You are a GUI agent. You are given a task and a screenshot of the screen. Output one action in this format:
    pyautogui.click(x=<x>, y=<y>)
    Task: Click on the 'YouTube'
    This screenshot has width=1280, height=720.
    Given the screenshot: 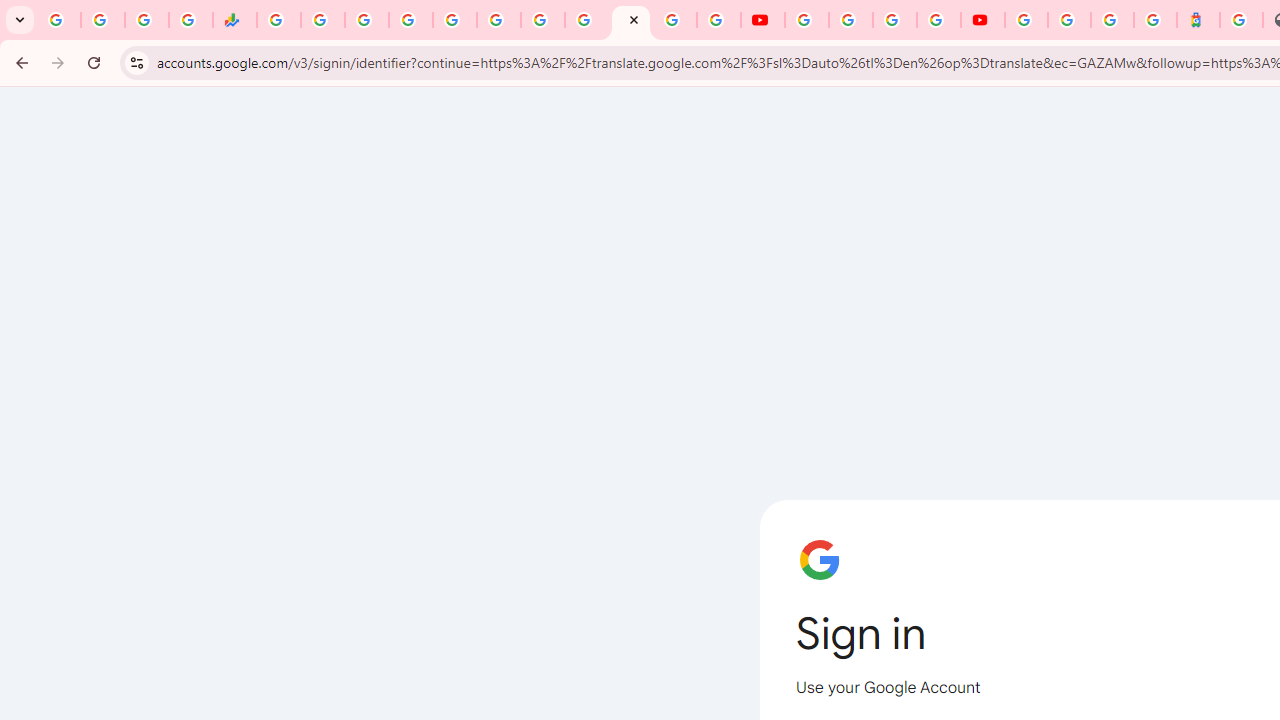 What is the action you would take?
    pyautogui.click(x=761, y=20)
    